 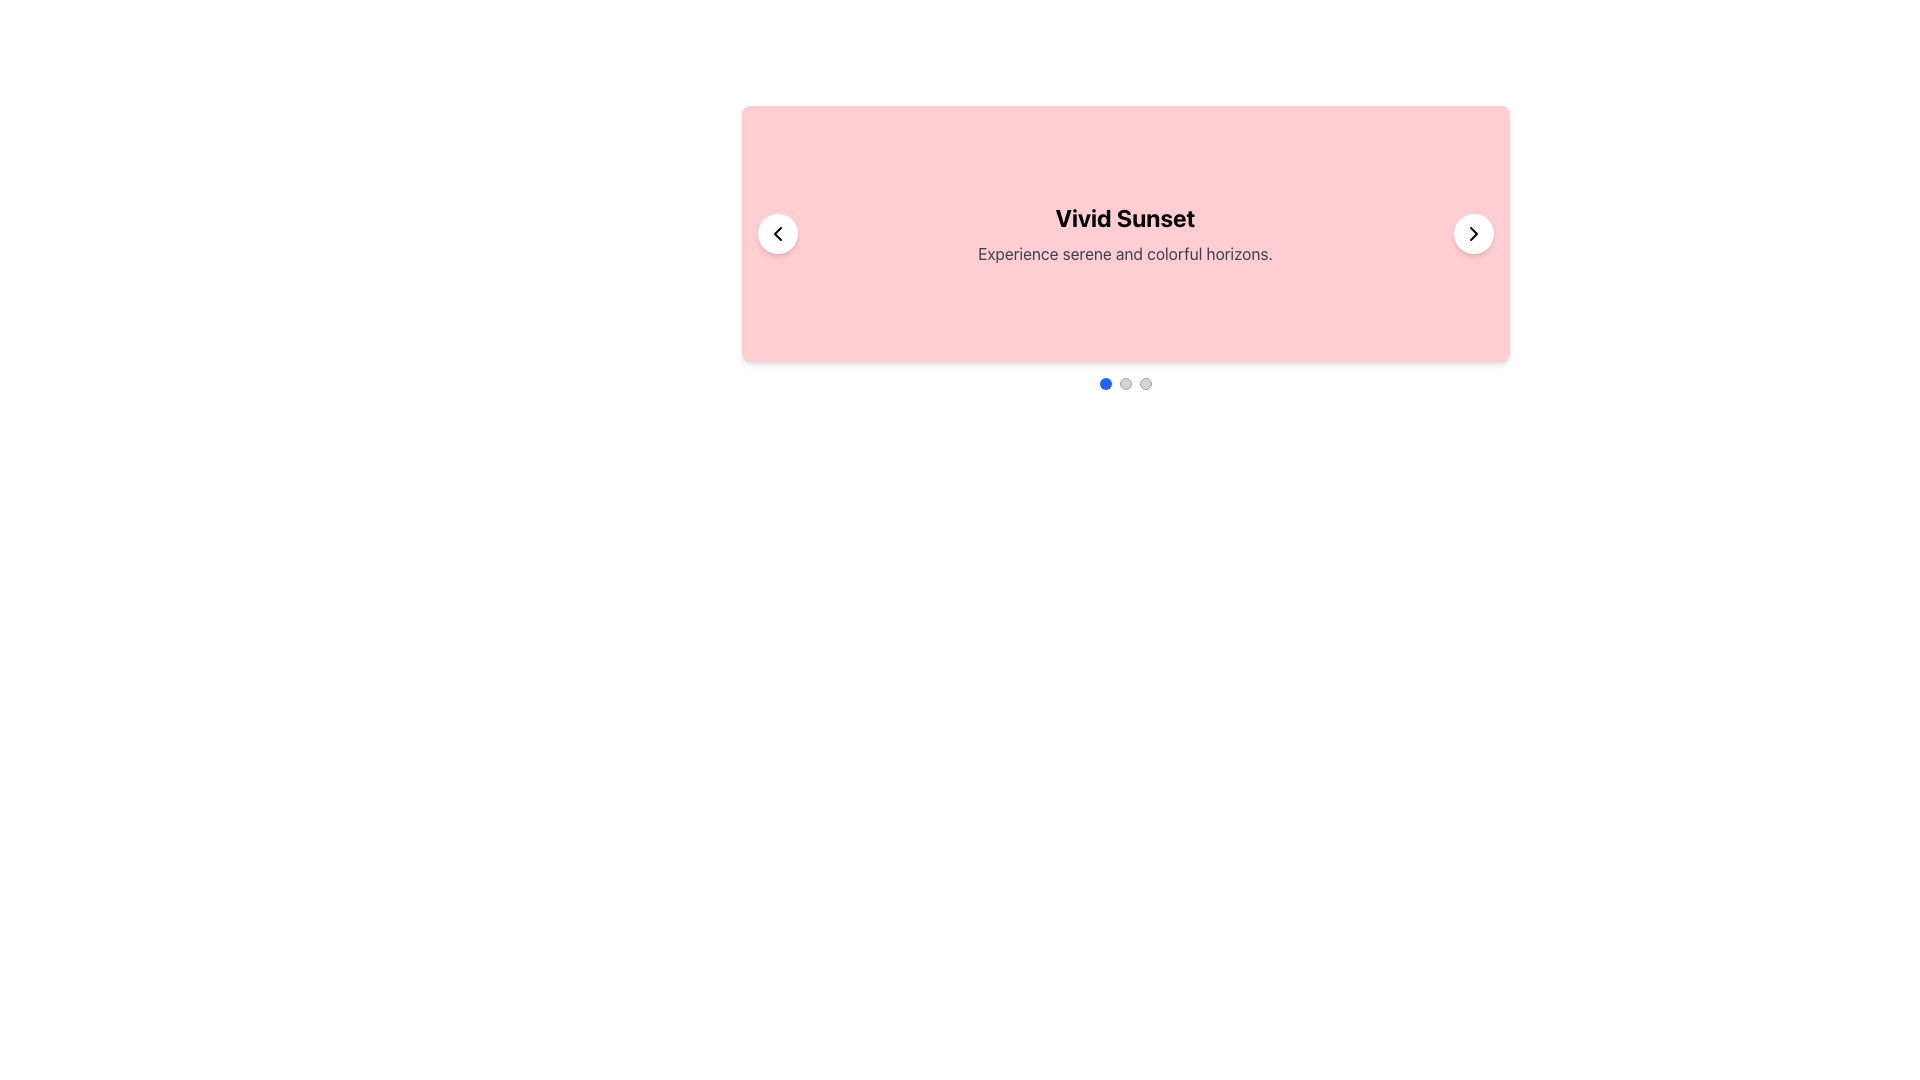 What do you see at coordinates (1473, 233) in the screenshot?
I see `the right-facing chevron icon on the circular button located at the bottom-right corner of the pink rectangular card labeled 'Vivid Sunset'` at bounding box center [1473, 233].